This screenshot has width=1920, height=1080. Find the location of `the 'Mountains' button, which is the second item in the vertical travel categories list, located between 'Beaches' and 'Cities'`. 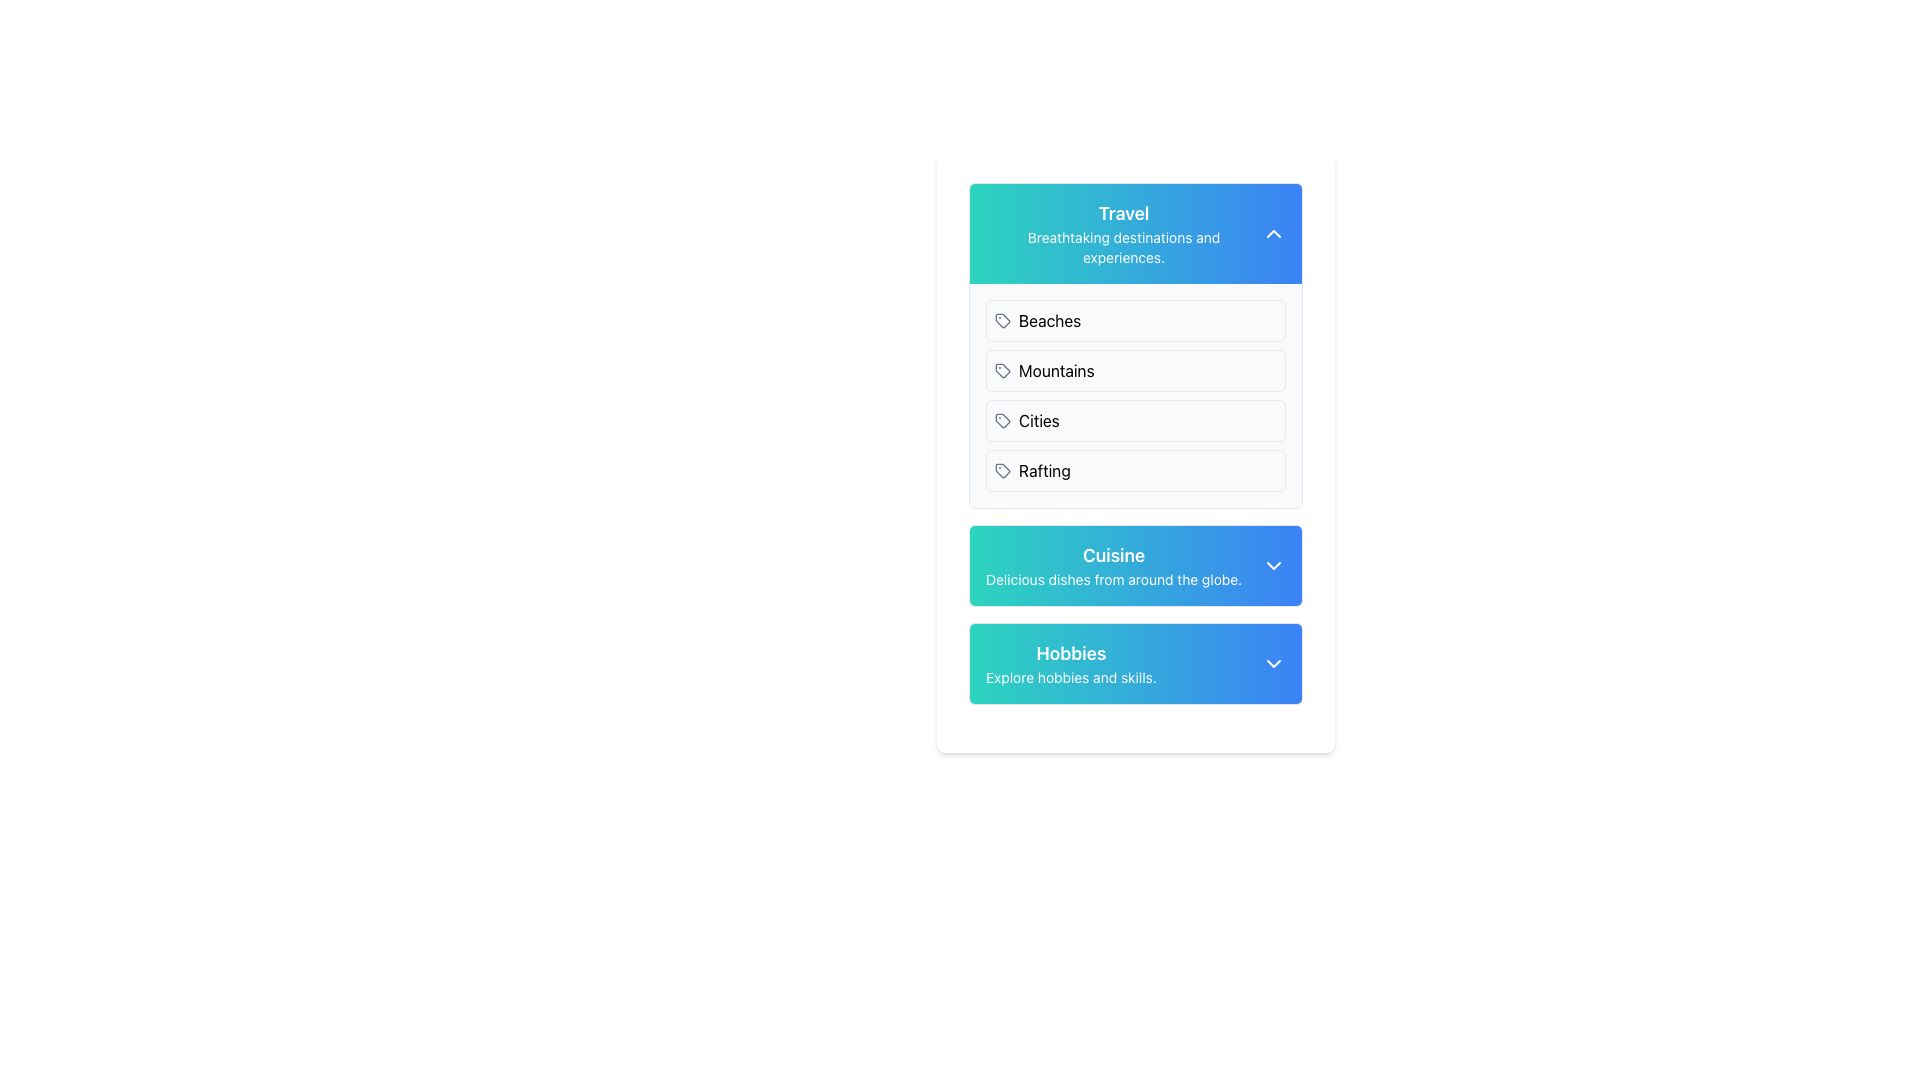

the 'Mountains' button, which is the second item in the vertical travel categories list, located between 'Beaches' and 'Cities' is located at coordinates (1136, 370).